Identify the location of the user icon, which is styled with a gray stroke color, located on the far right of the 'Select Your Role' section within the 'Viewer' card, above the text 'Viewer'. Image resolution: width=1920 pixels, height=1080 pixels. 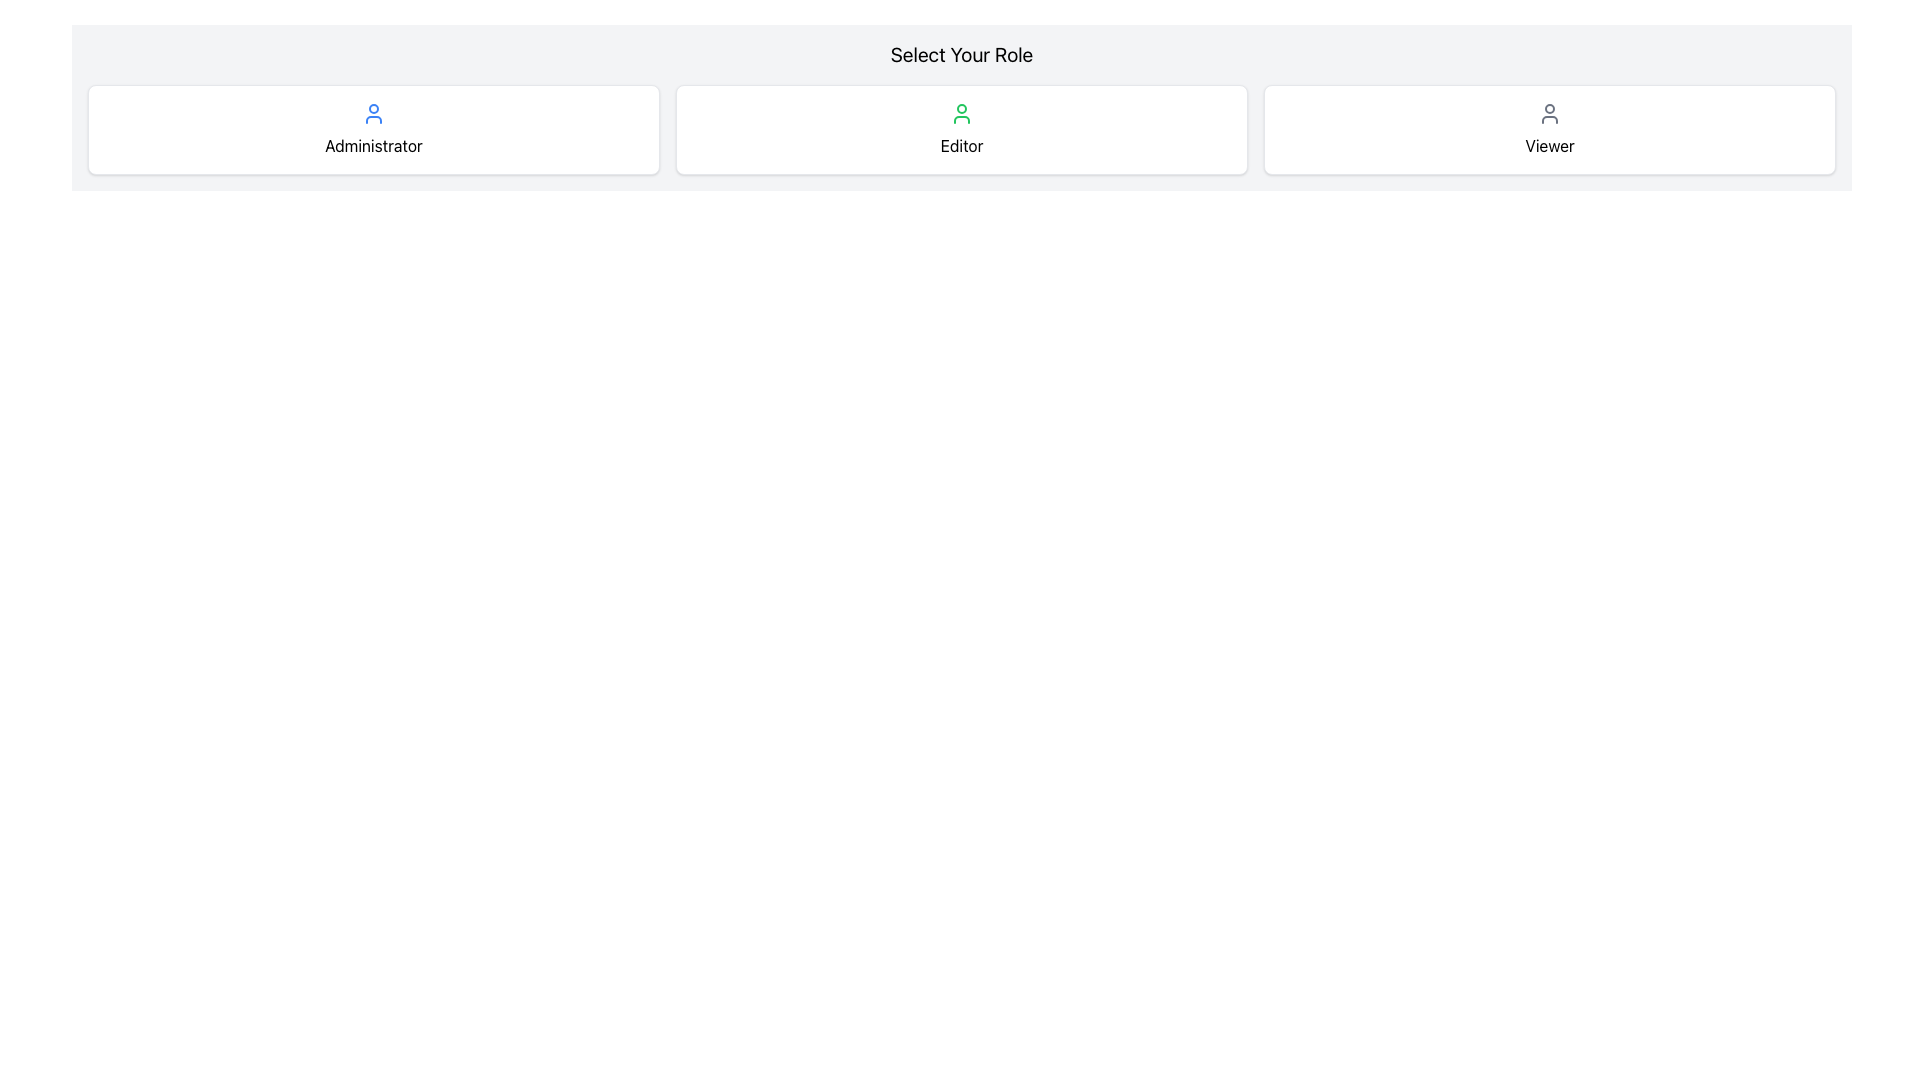
(1549, 114).